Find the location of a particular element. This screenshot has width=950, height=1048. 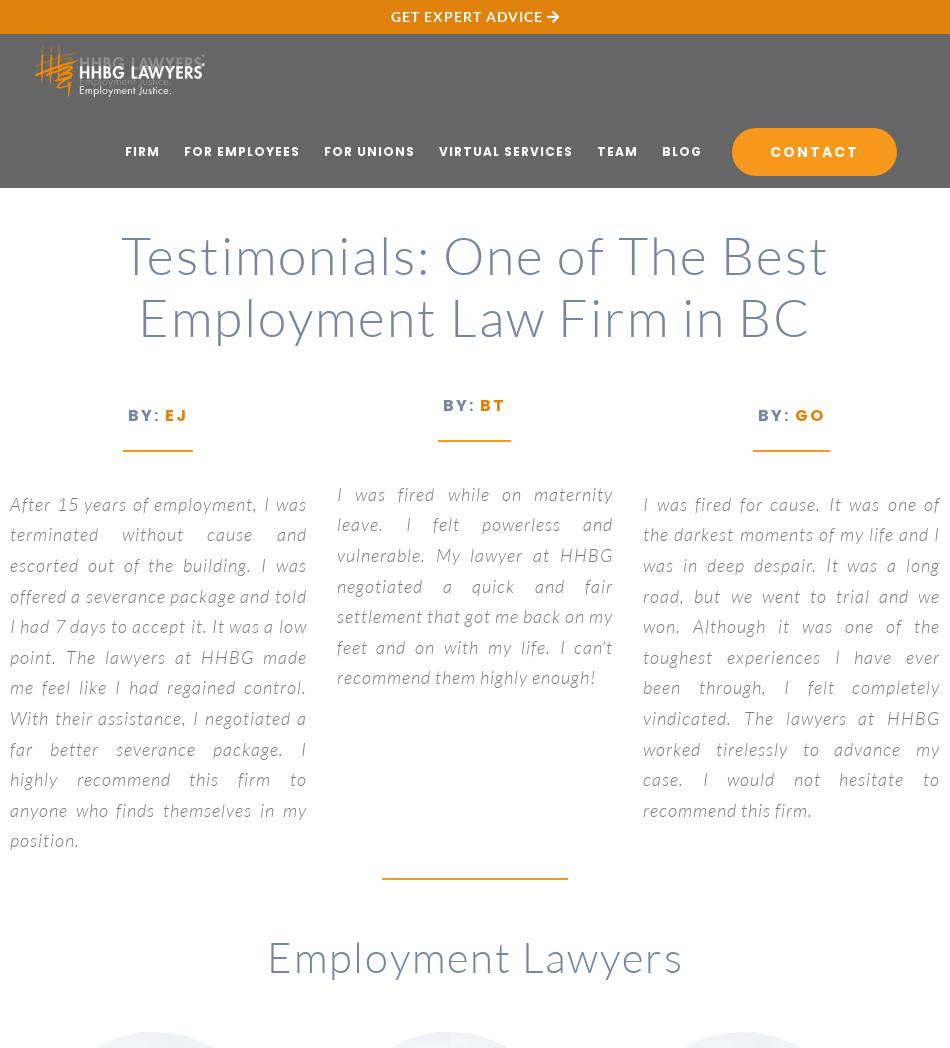

'For Unions' is located at coordinates (368, 150).